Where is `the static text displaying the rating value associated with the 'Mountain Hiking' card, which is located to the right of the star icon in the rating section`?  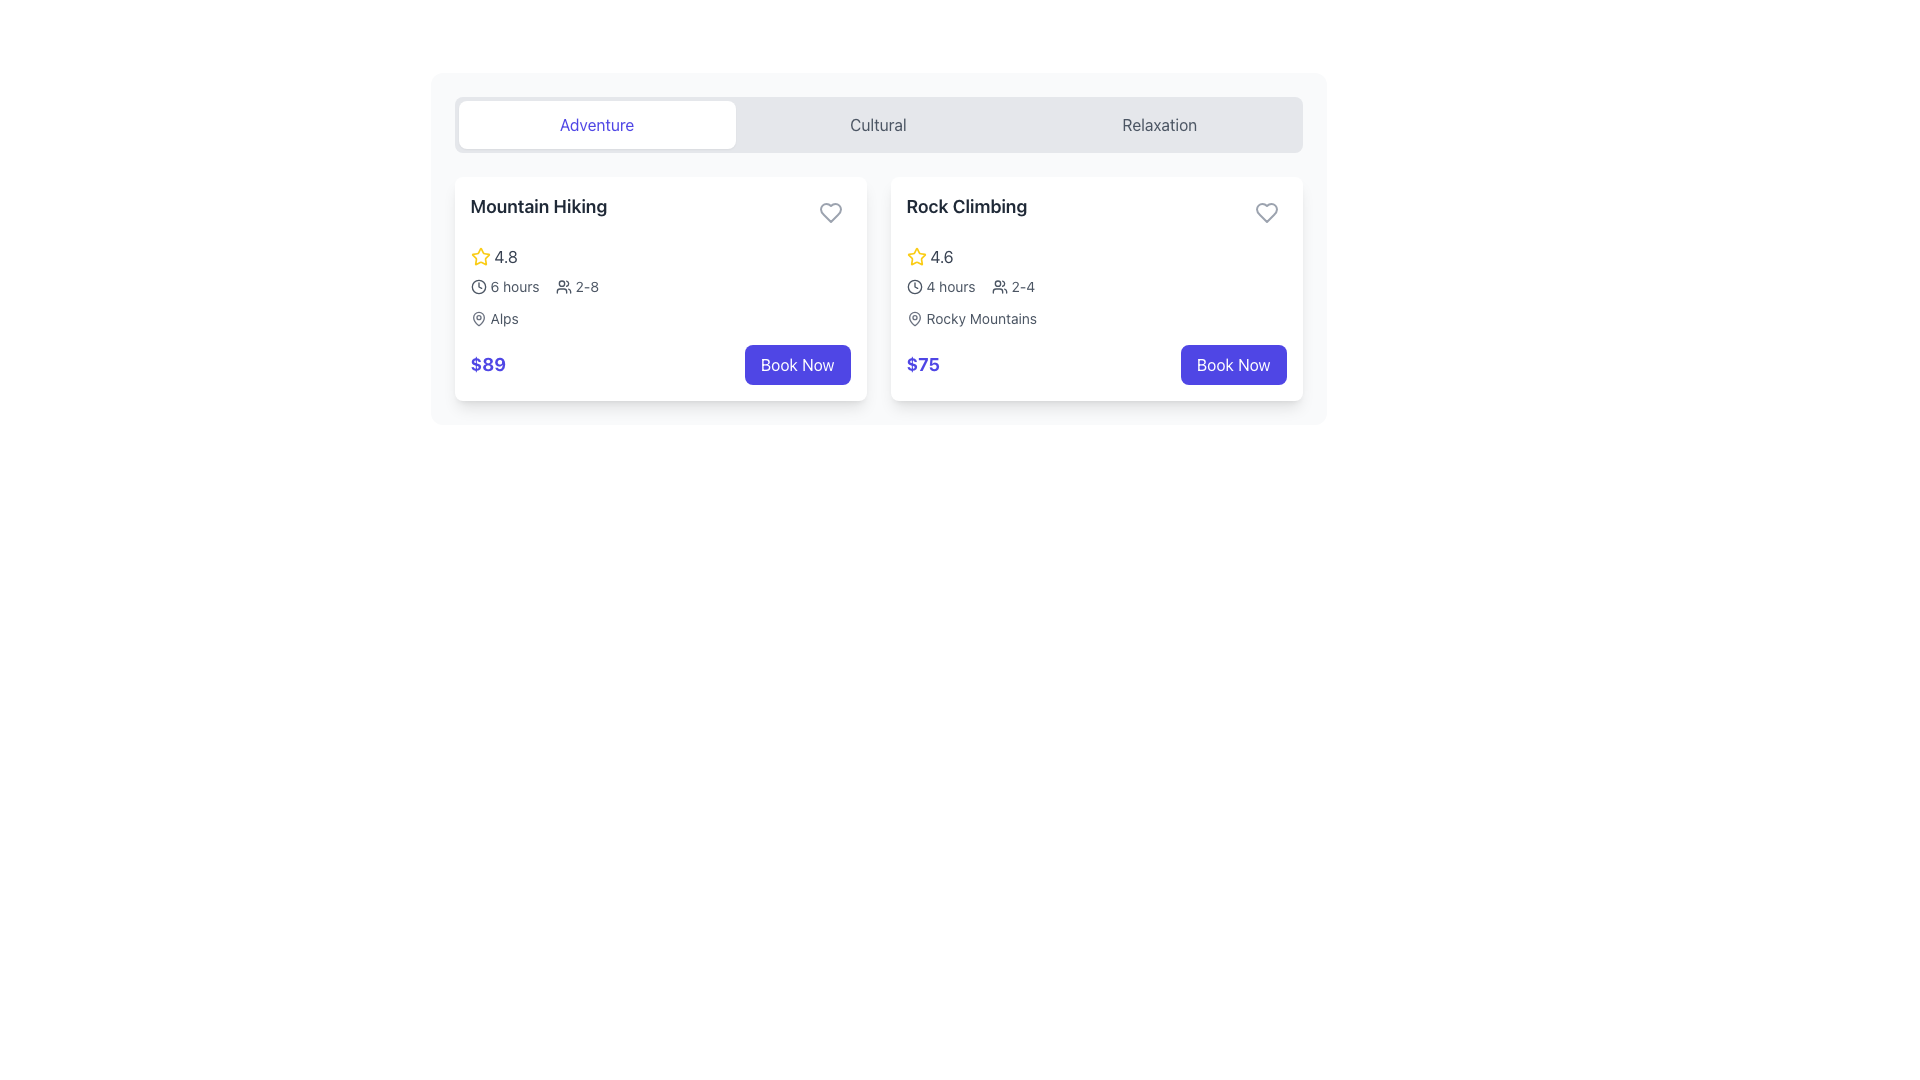 the static text displaying the rating value associated with the 'Mountain Hiking' card, which is located to the right of the star icon in the rating section is located at coordinates (506, 256).